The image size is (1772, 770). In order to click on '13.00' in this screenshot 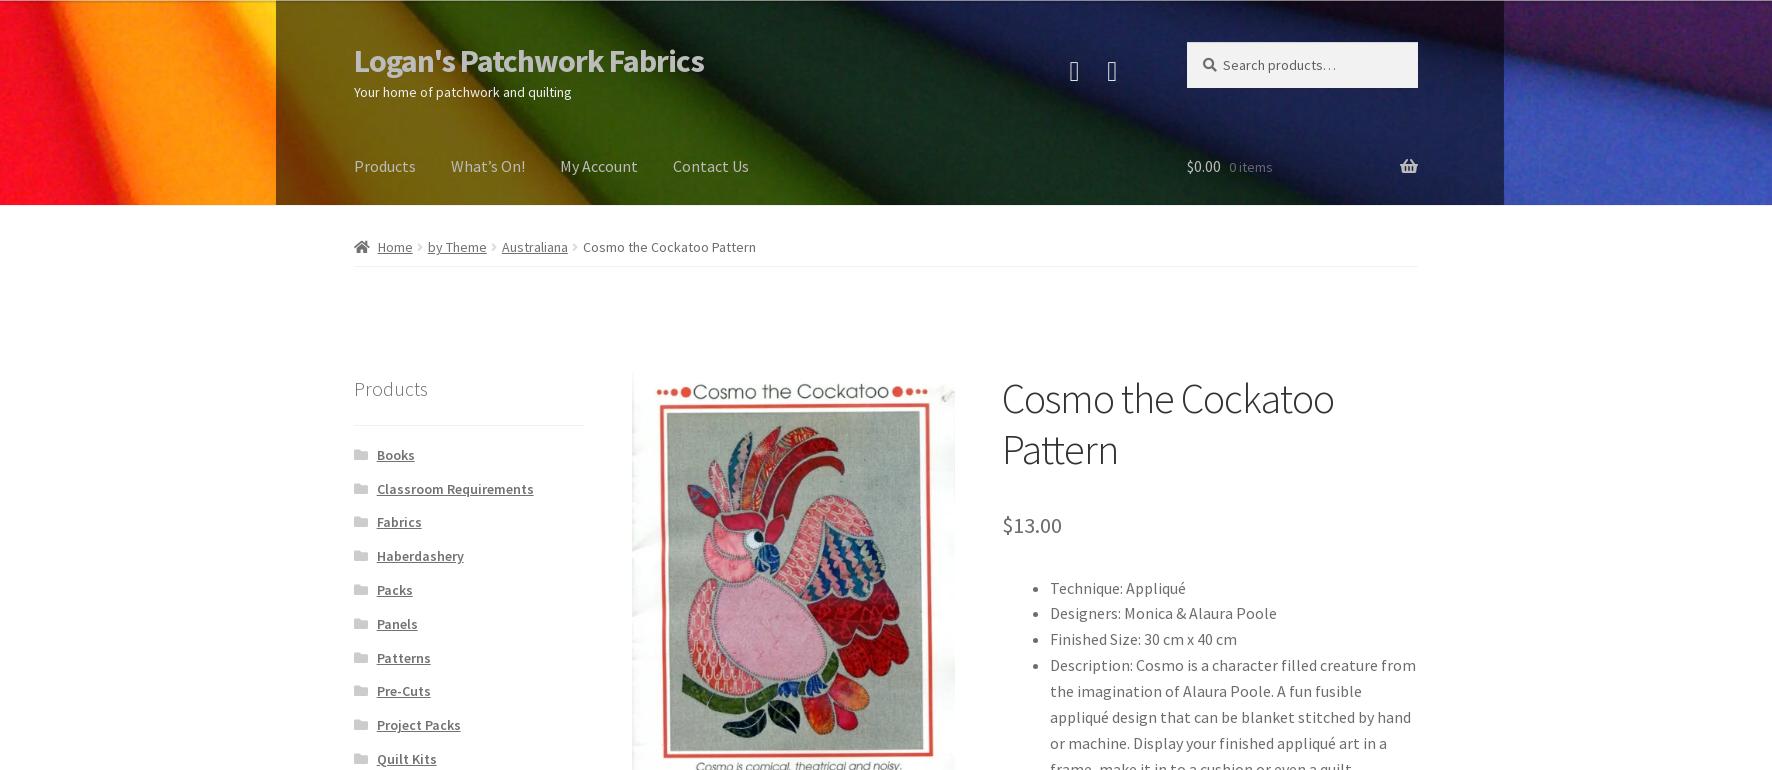, I will do `click(1011, 522)`.